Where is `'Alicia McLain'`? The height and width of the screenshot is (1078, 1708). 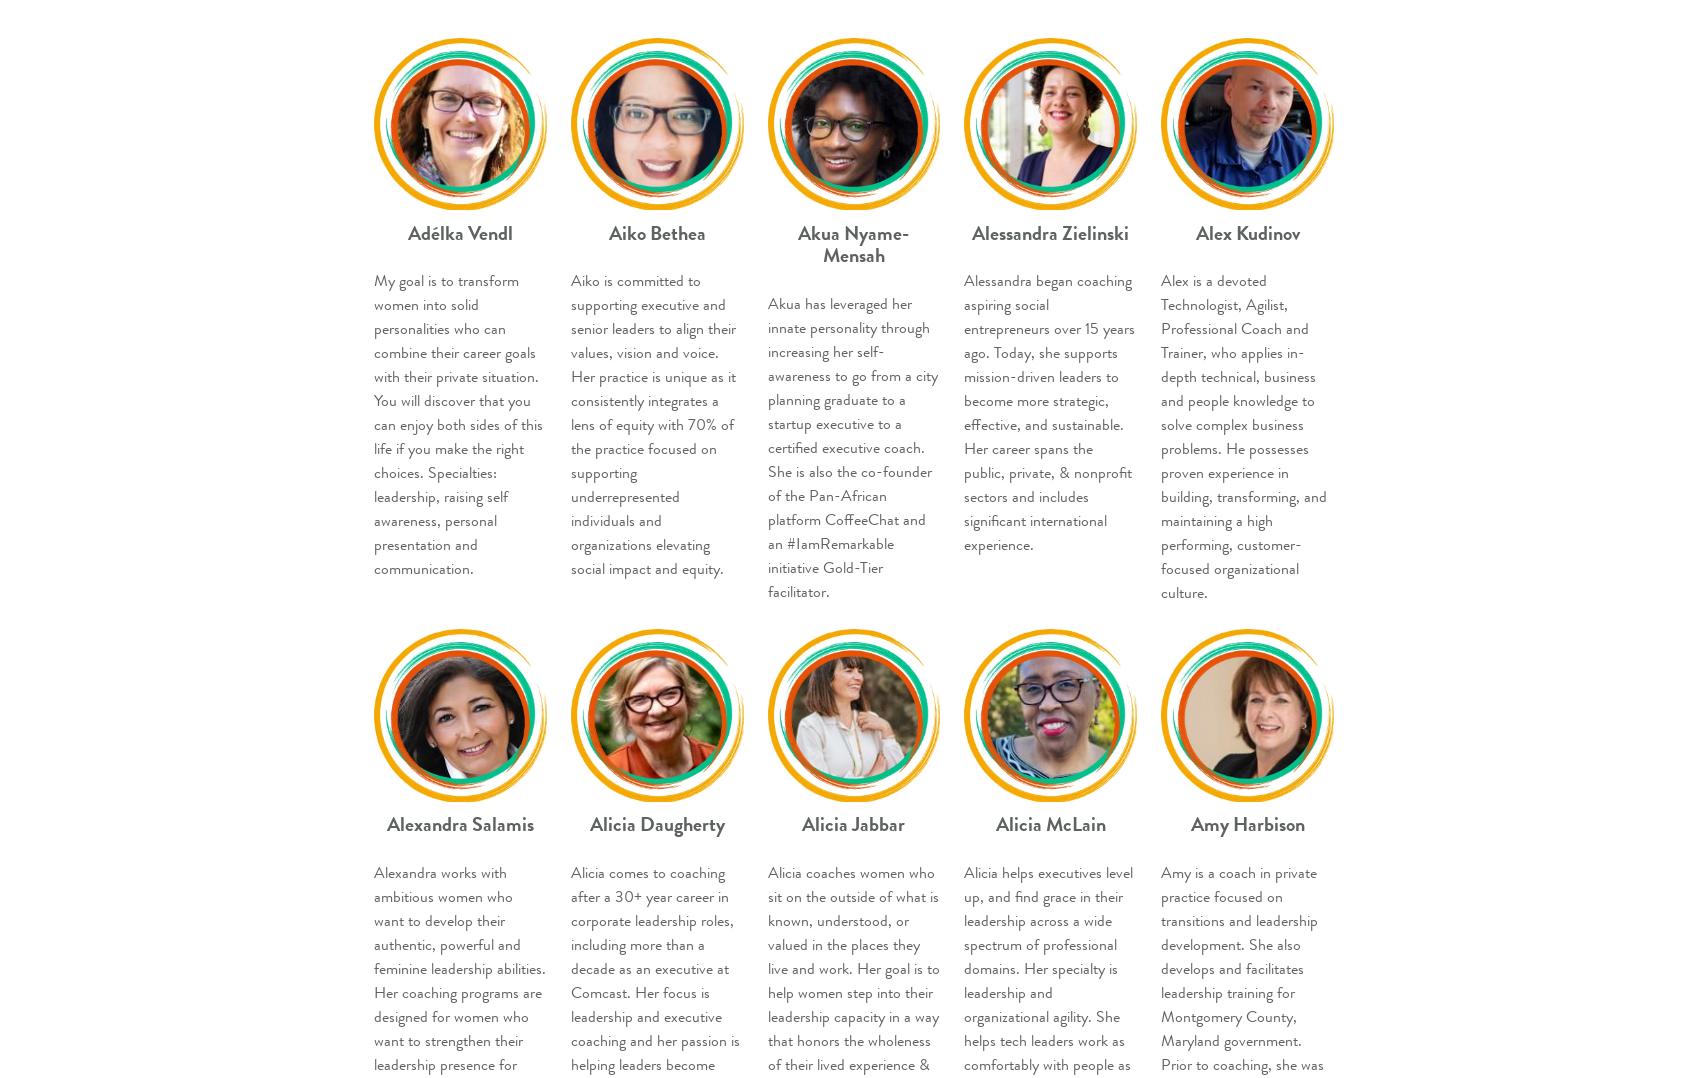
'Alicia McLain' is located at coordinates (1050, 824).